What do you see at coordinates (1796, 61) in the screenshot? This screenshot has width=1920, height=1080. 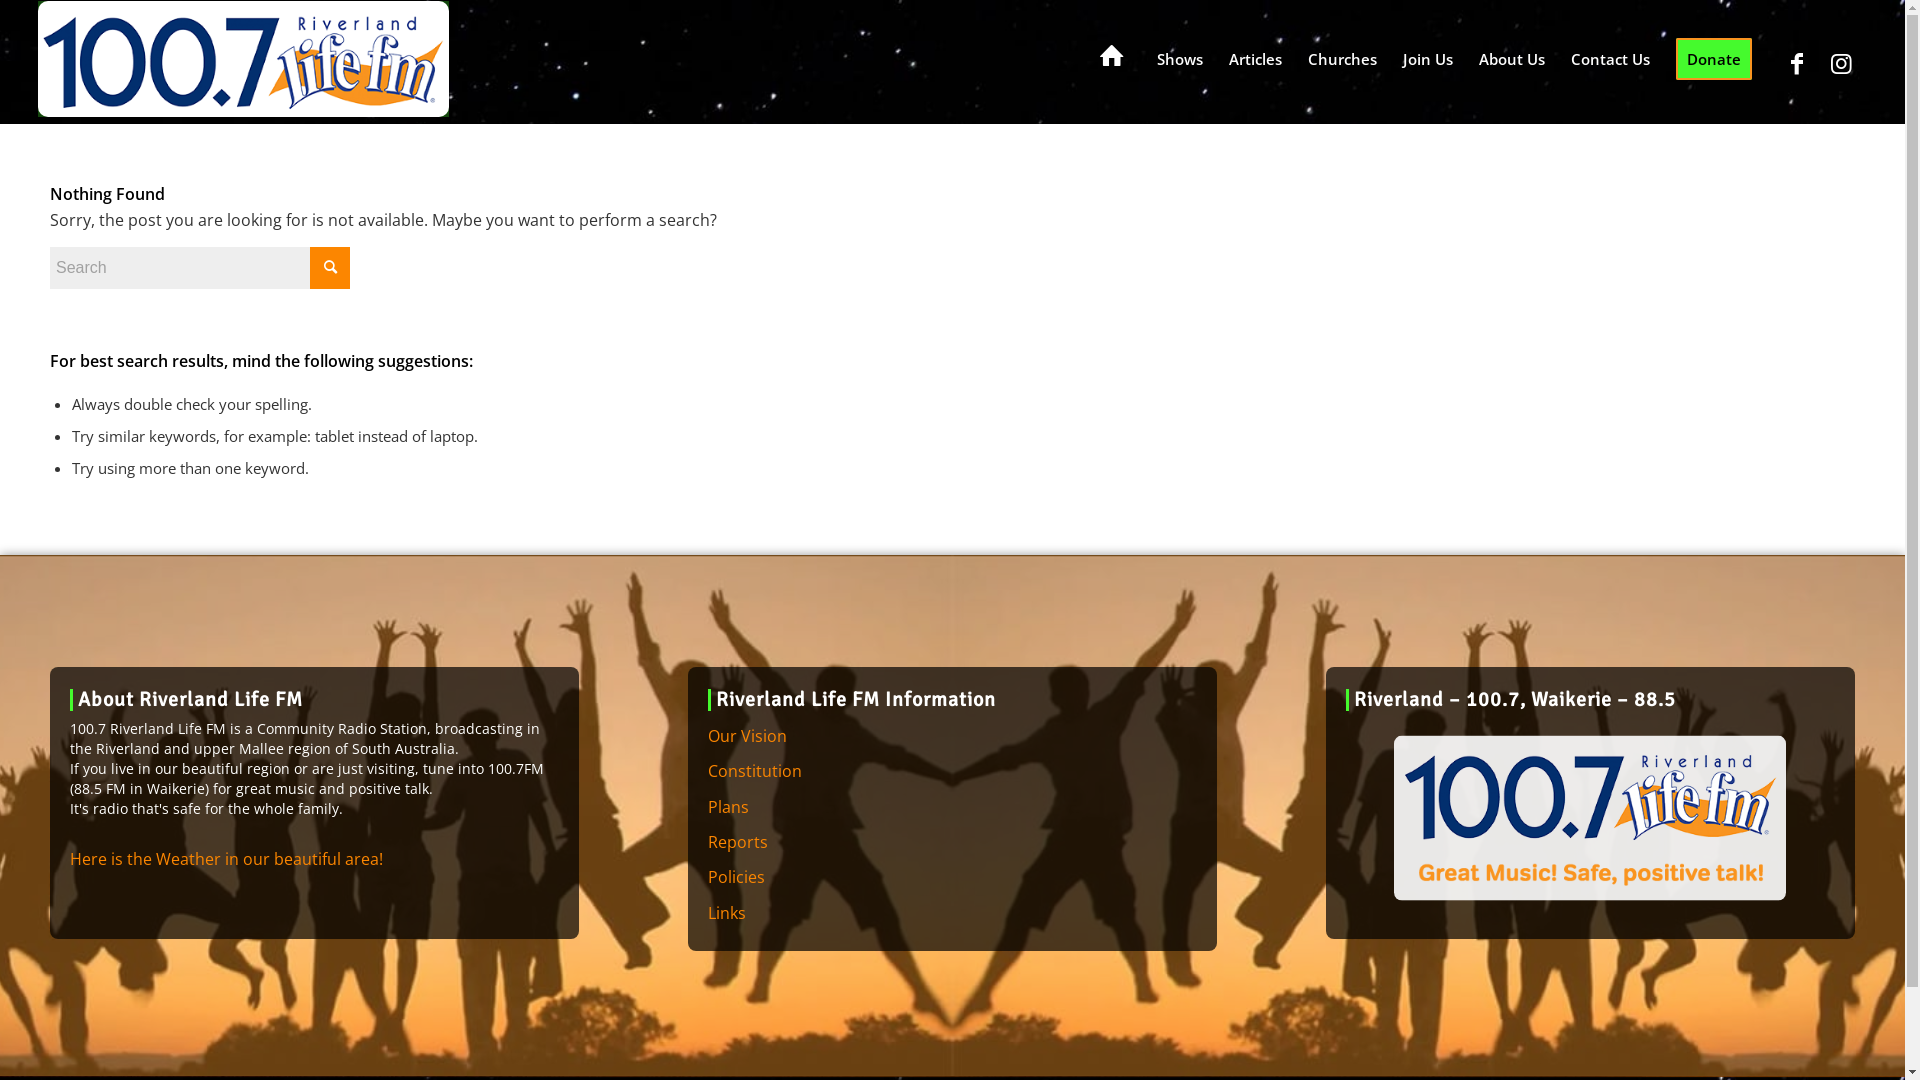 I see `'Facebook'` at bounding box center [1796, 61].